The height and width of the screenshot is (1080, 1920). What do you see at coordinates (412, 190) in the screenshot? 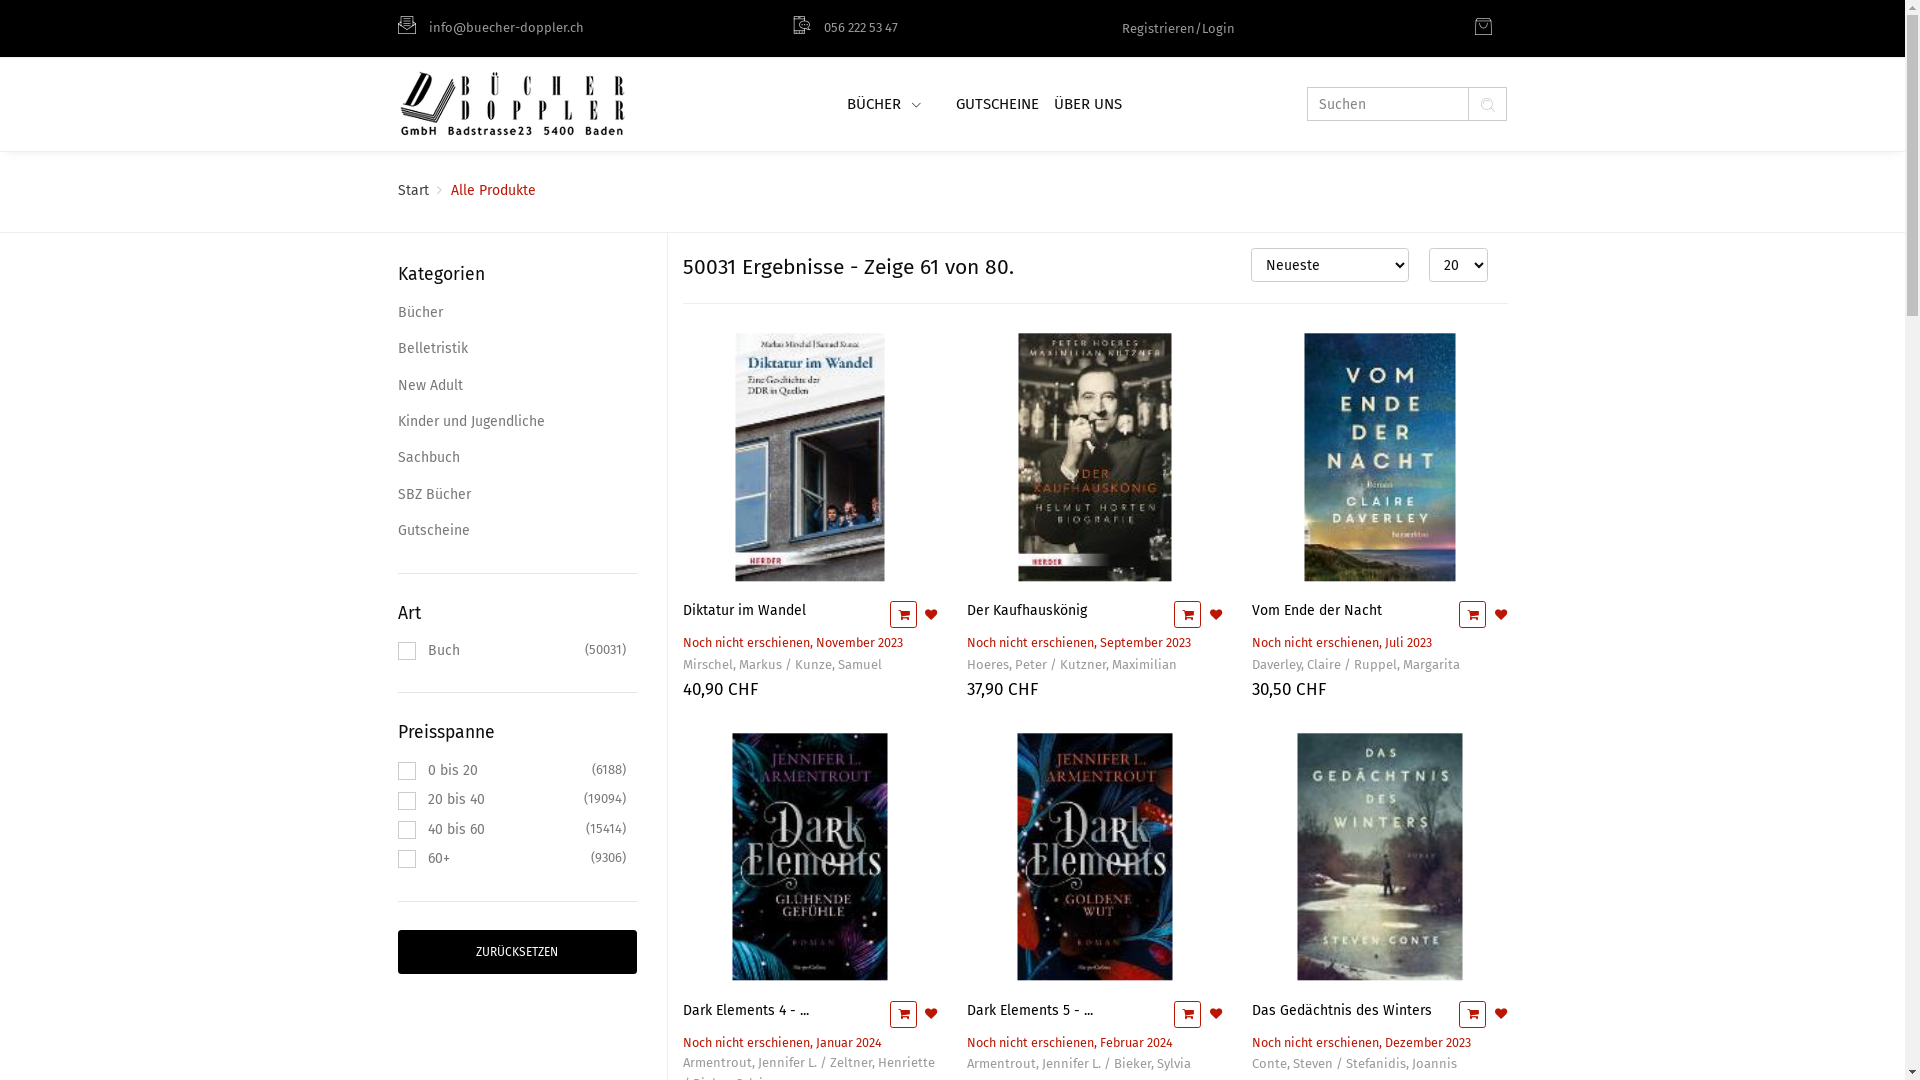
I see `'Start'` at bounding box center [412, 190].